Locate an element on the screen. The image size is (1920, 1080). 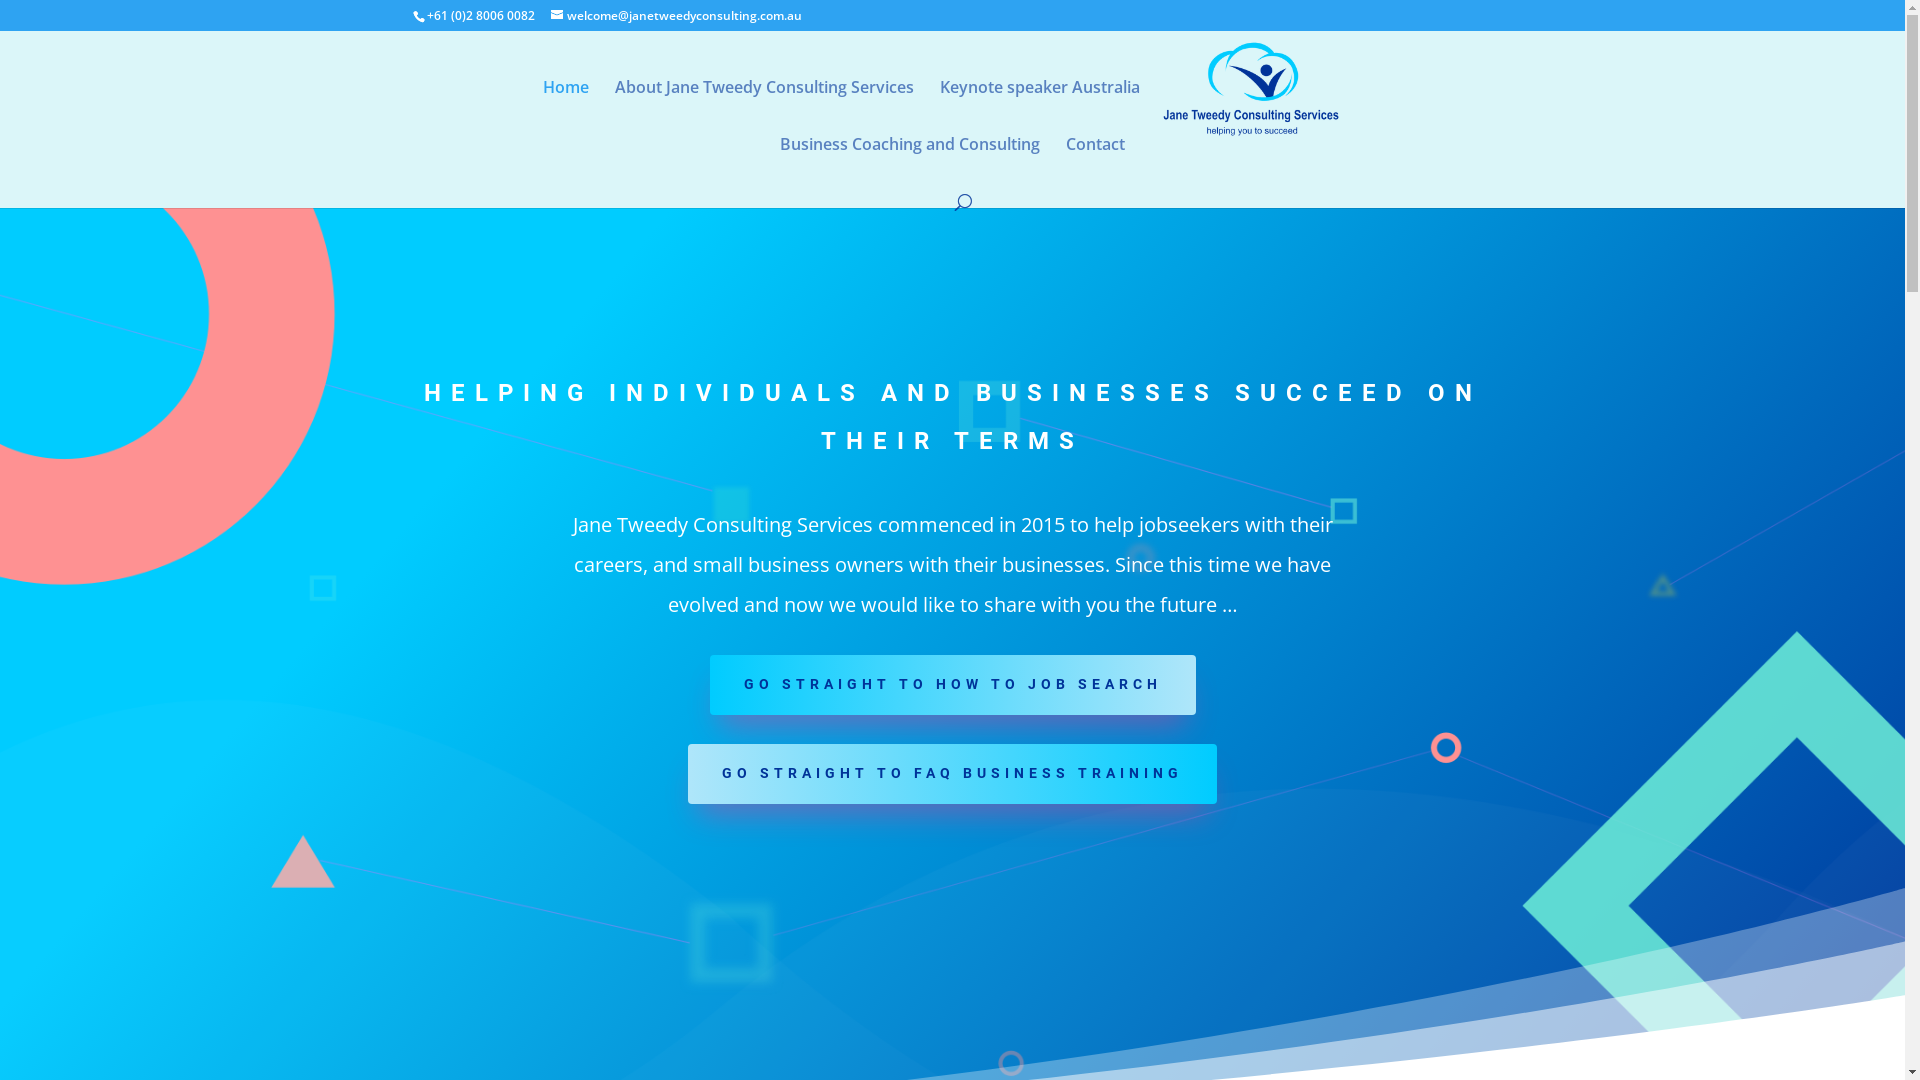
'Home' is located at coordinates (565, 108).